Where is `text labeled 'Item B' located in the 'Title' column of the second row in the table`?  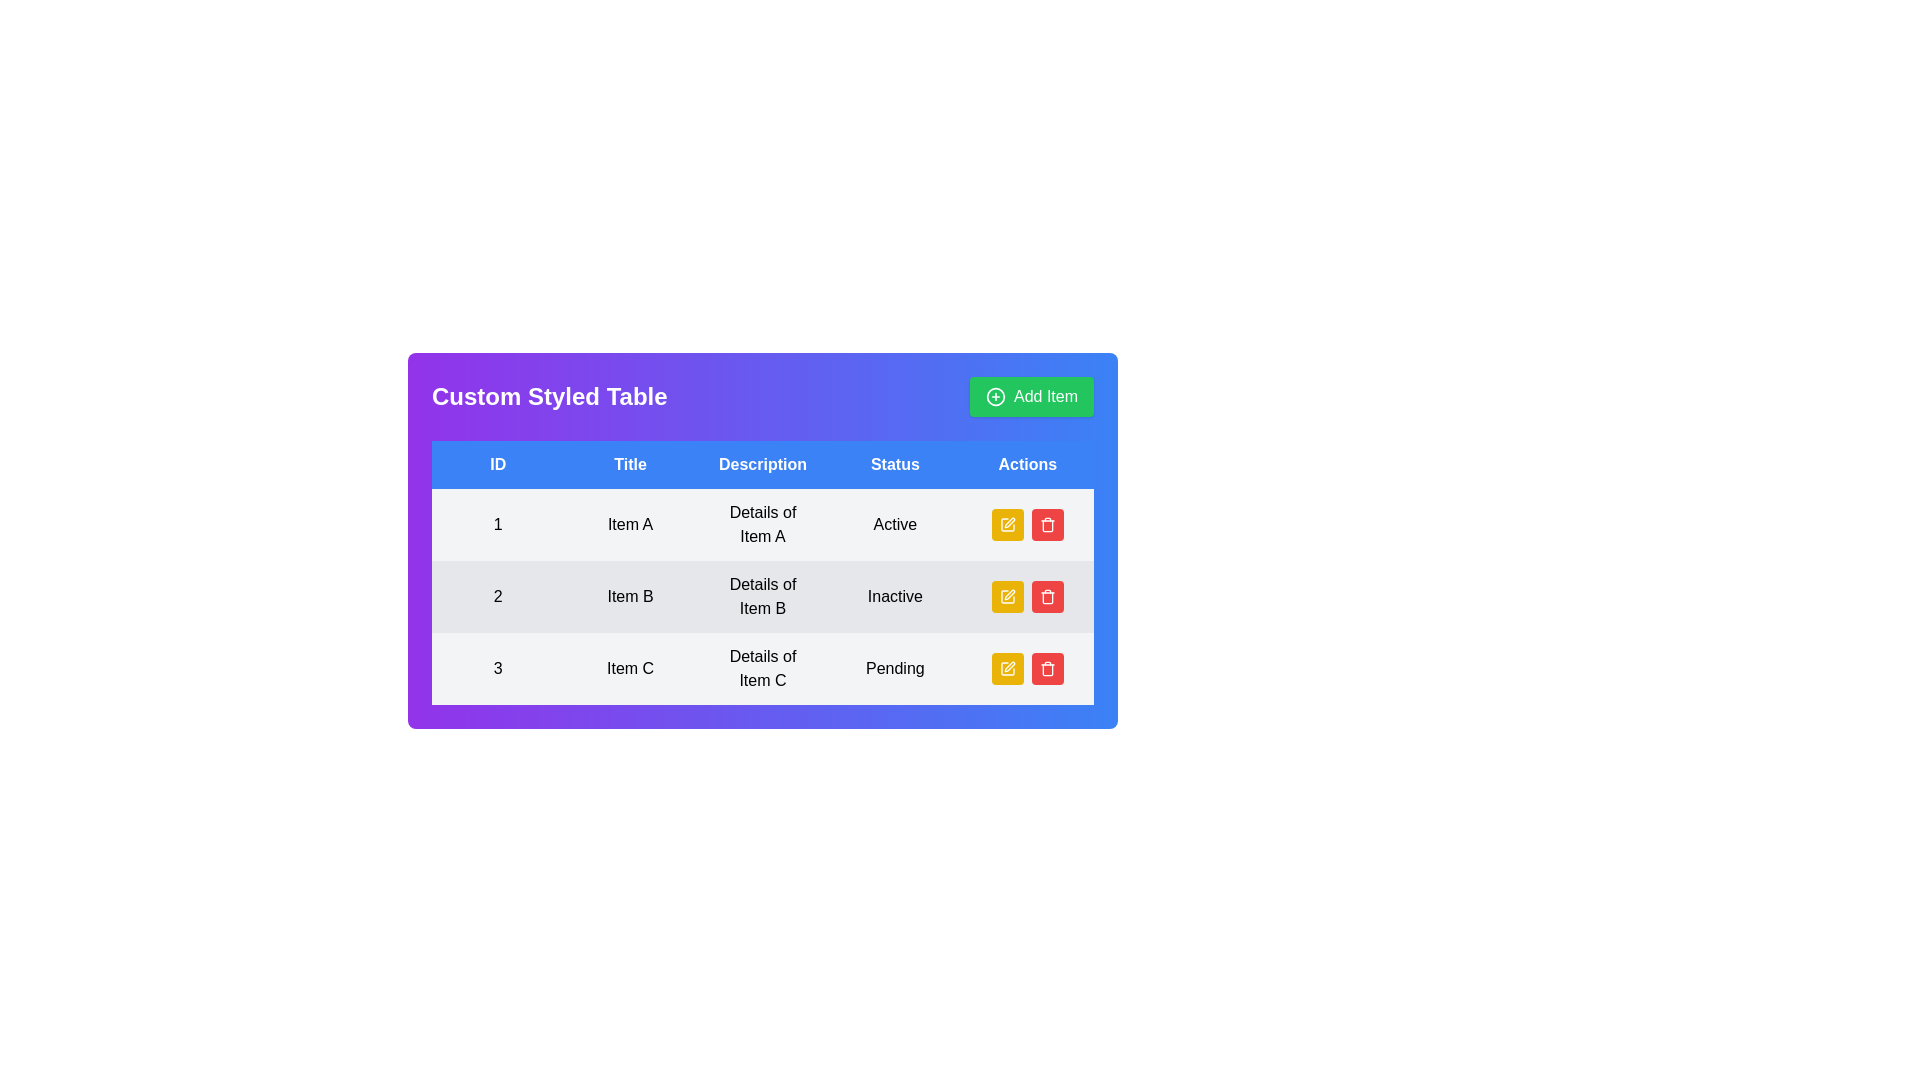
text labeled 'Item B' located in the 'Title' column of the second row in the table is located at coordinates (629, 596).